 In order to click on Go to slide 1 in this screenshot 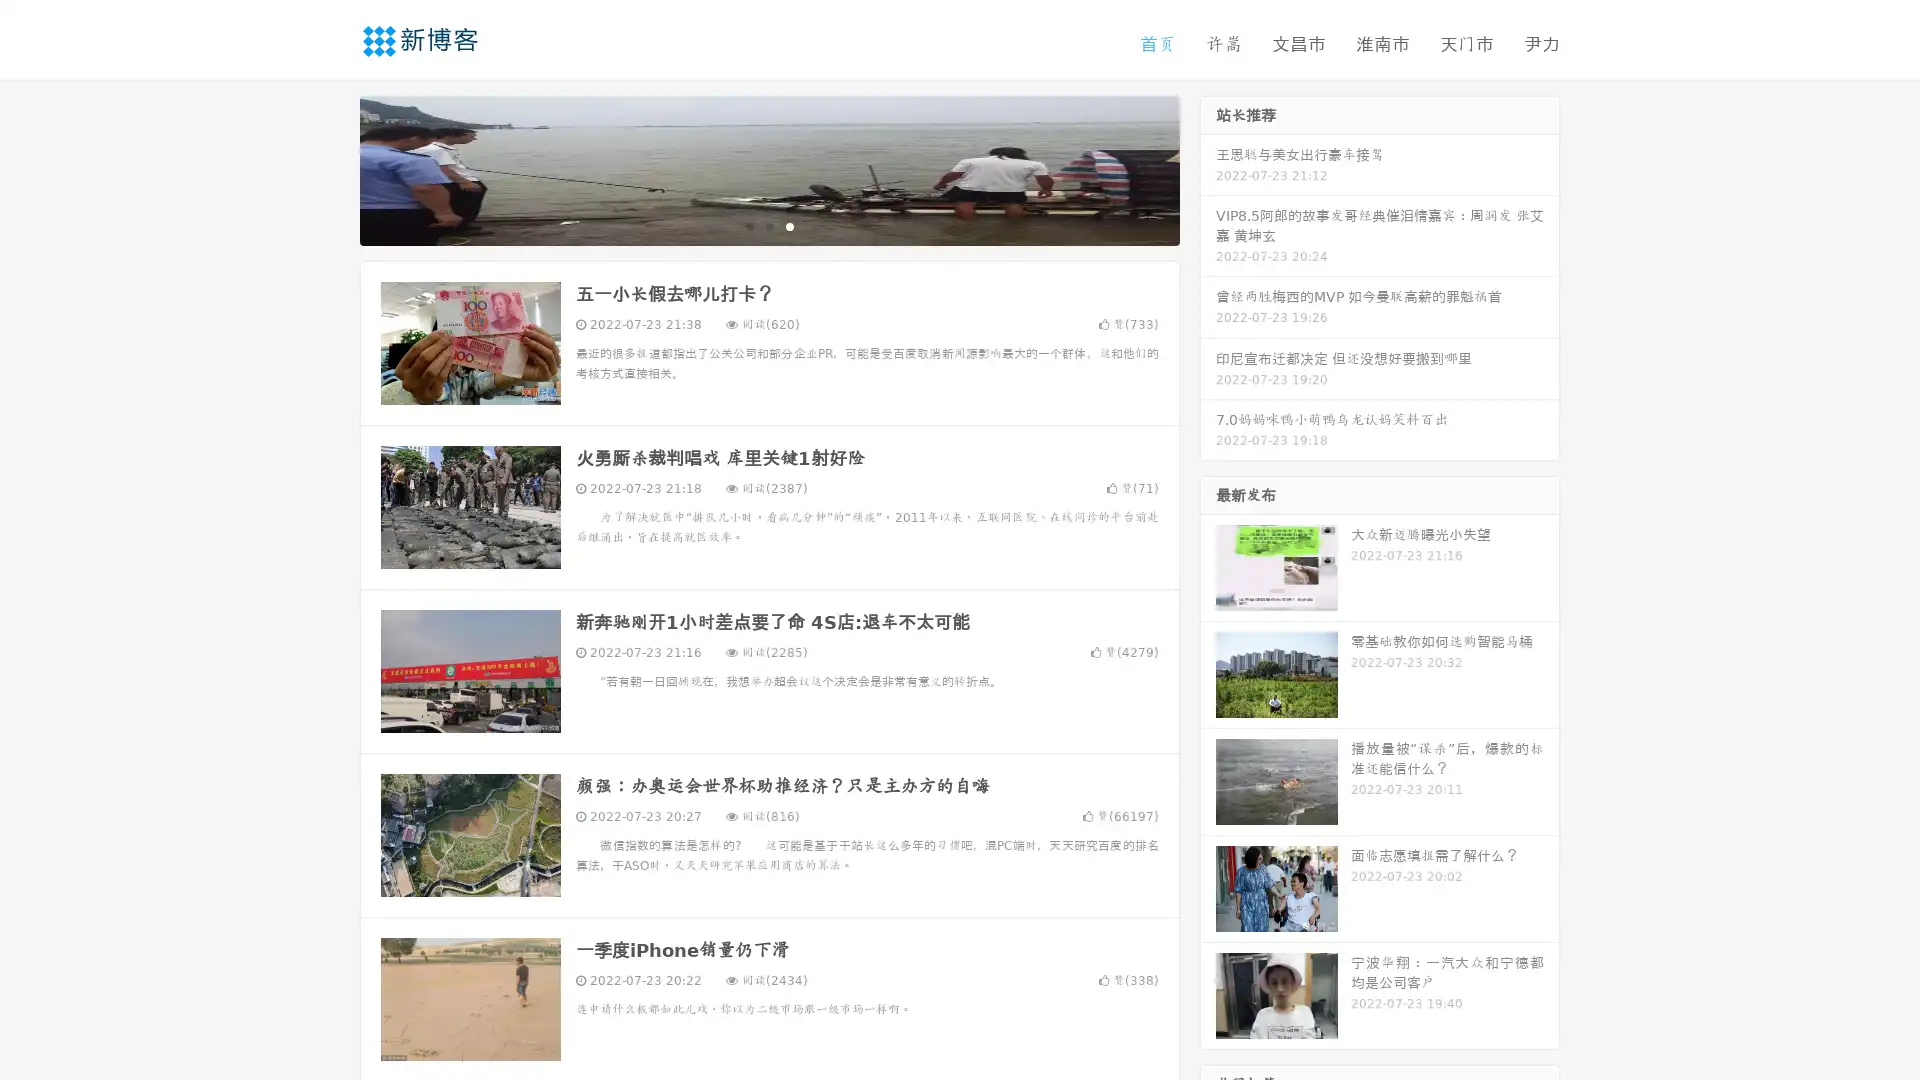, I will do `click(748, 225)`.